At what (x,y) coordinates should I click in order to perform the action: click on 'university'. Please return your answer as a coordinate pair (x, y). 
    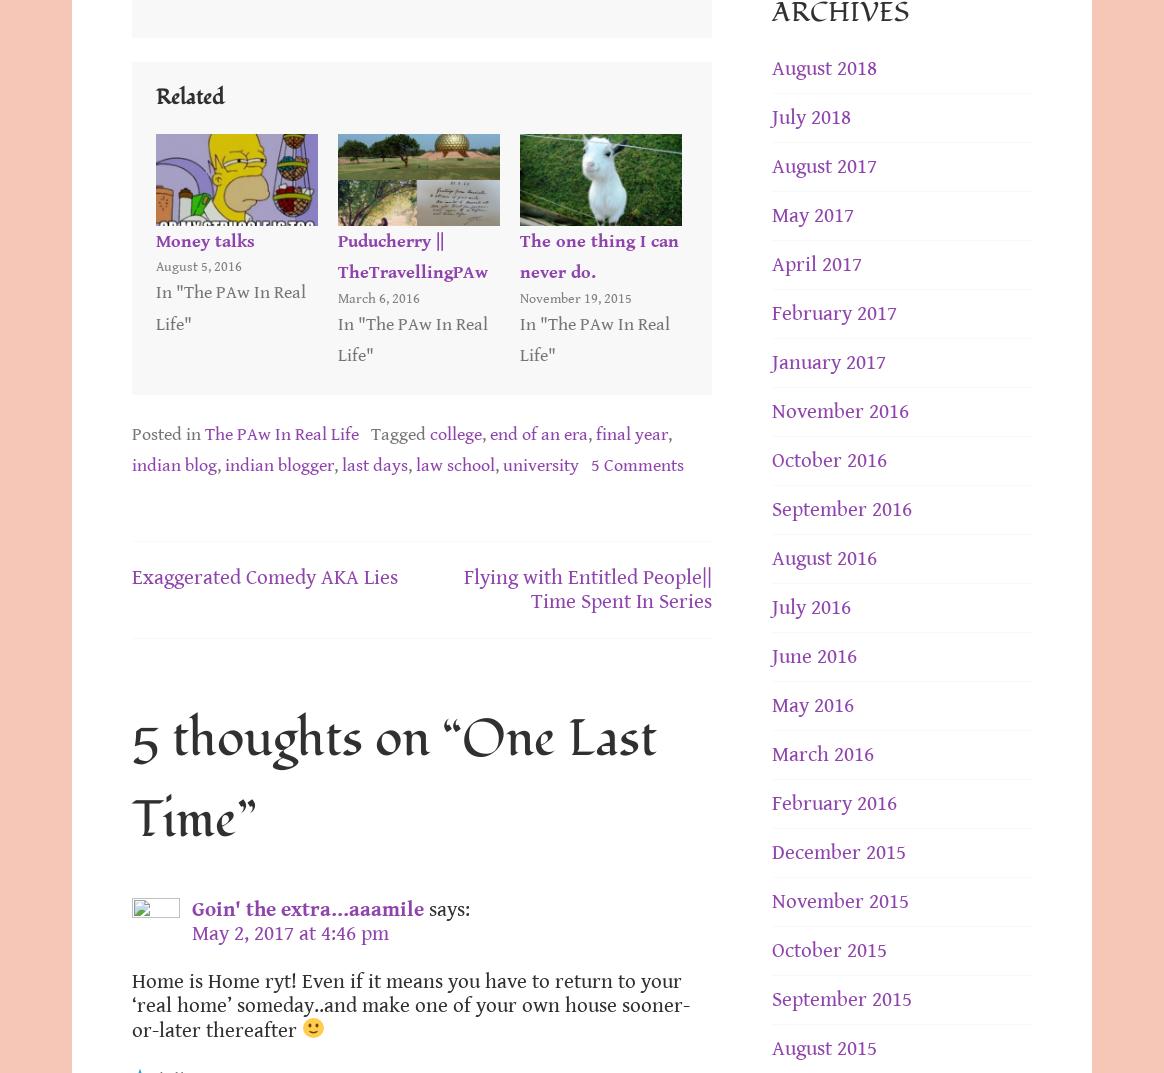
    Looking at the image, I should click on (540, 465).